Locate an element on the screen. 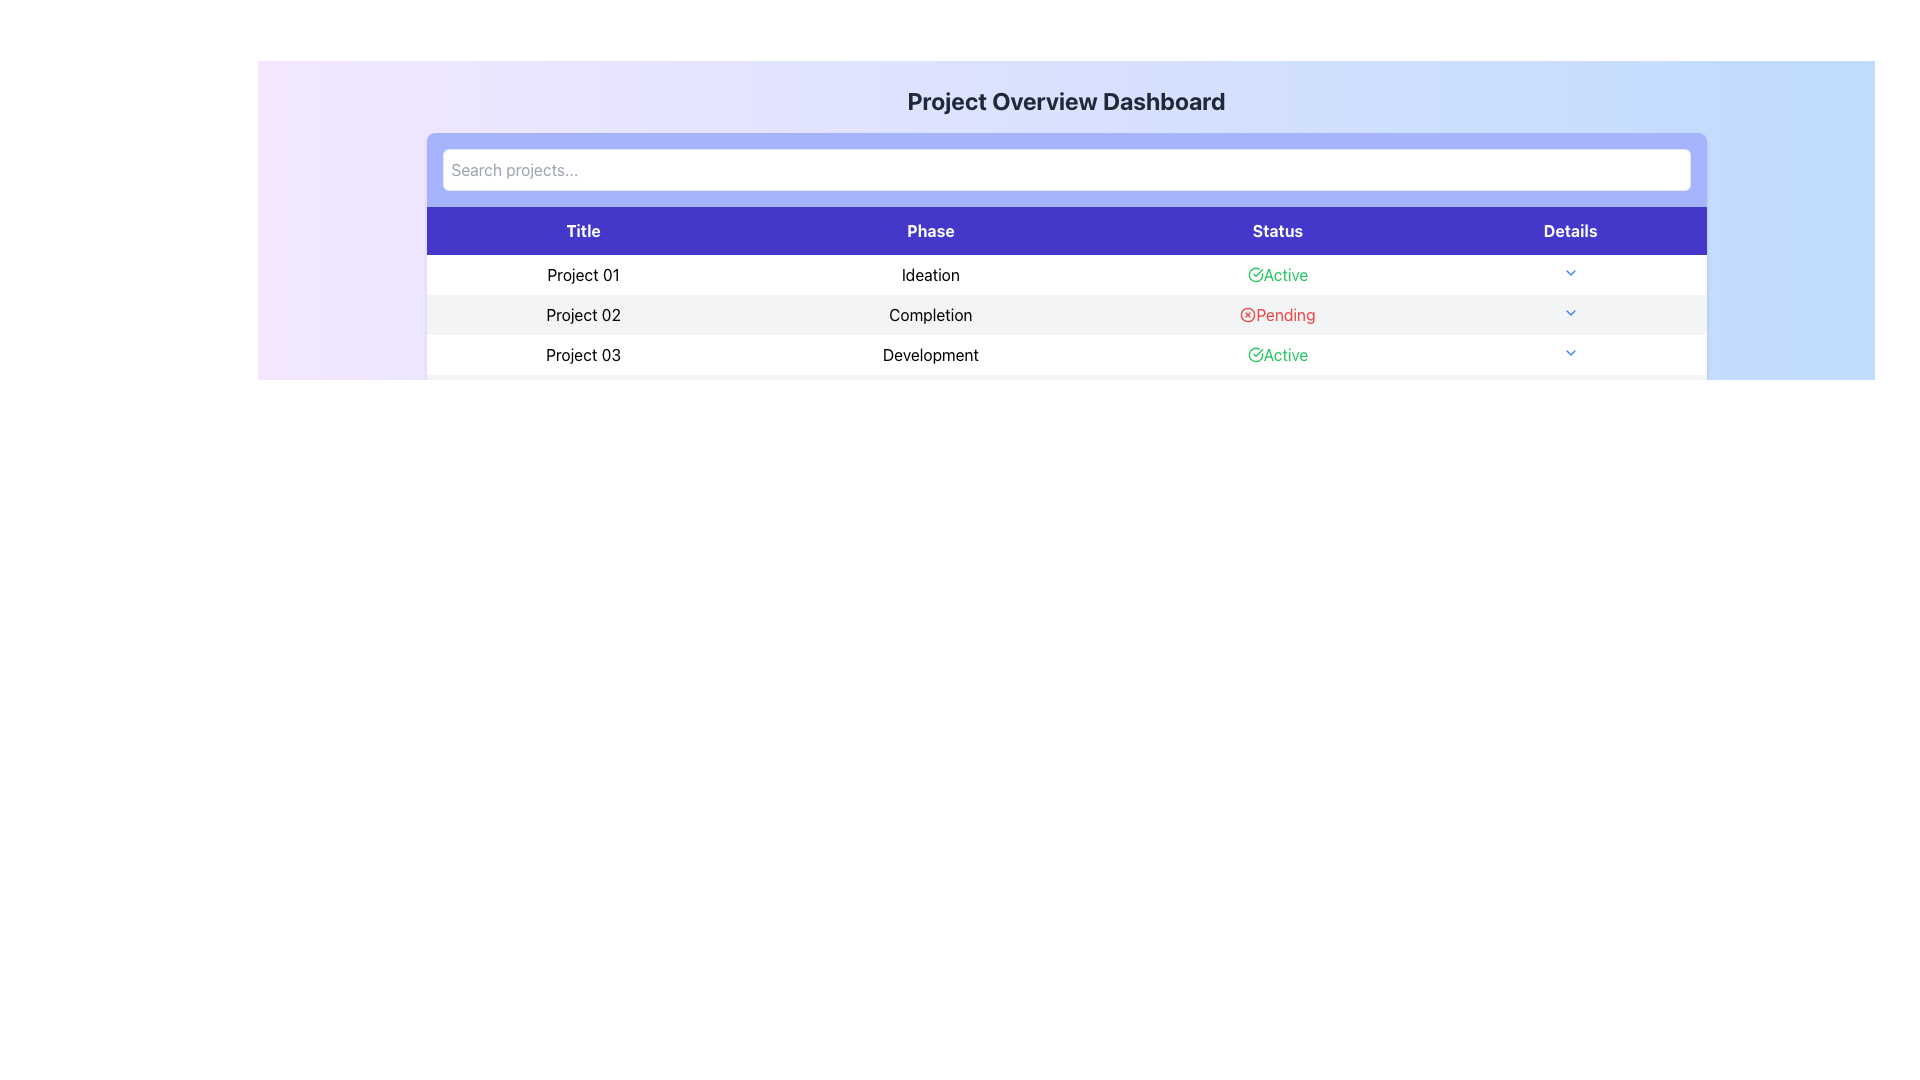 The image size is (1920, 1080). the right-facing blue arrow icon in the 'Details' column of the table row for 'Project 02' is located at coordinates (1569, 315).